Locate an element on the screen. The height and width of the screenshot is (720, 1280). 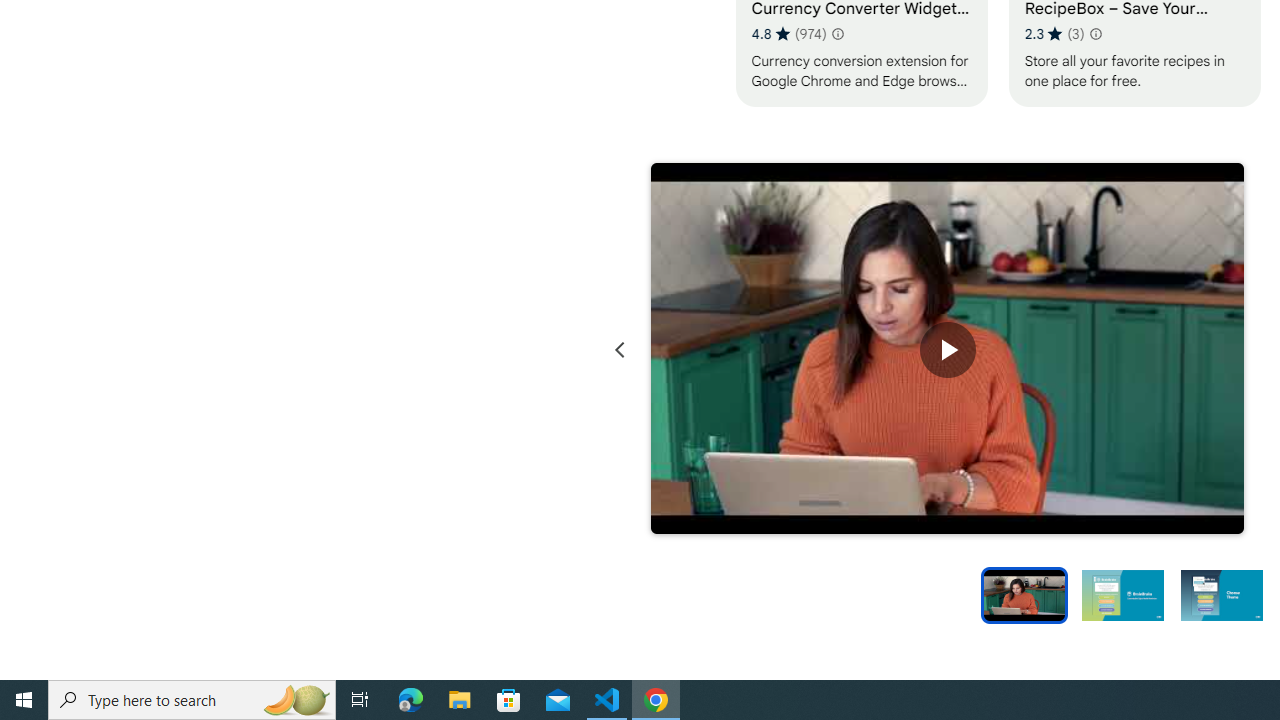
'Preview slide 1' is located at coordinates (1024, 593).